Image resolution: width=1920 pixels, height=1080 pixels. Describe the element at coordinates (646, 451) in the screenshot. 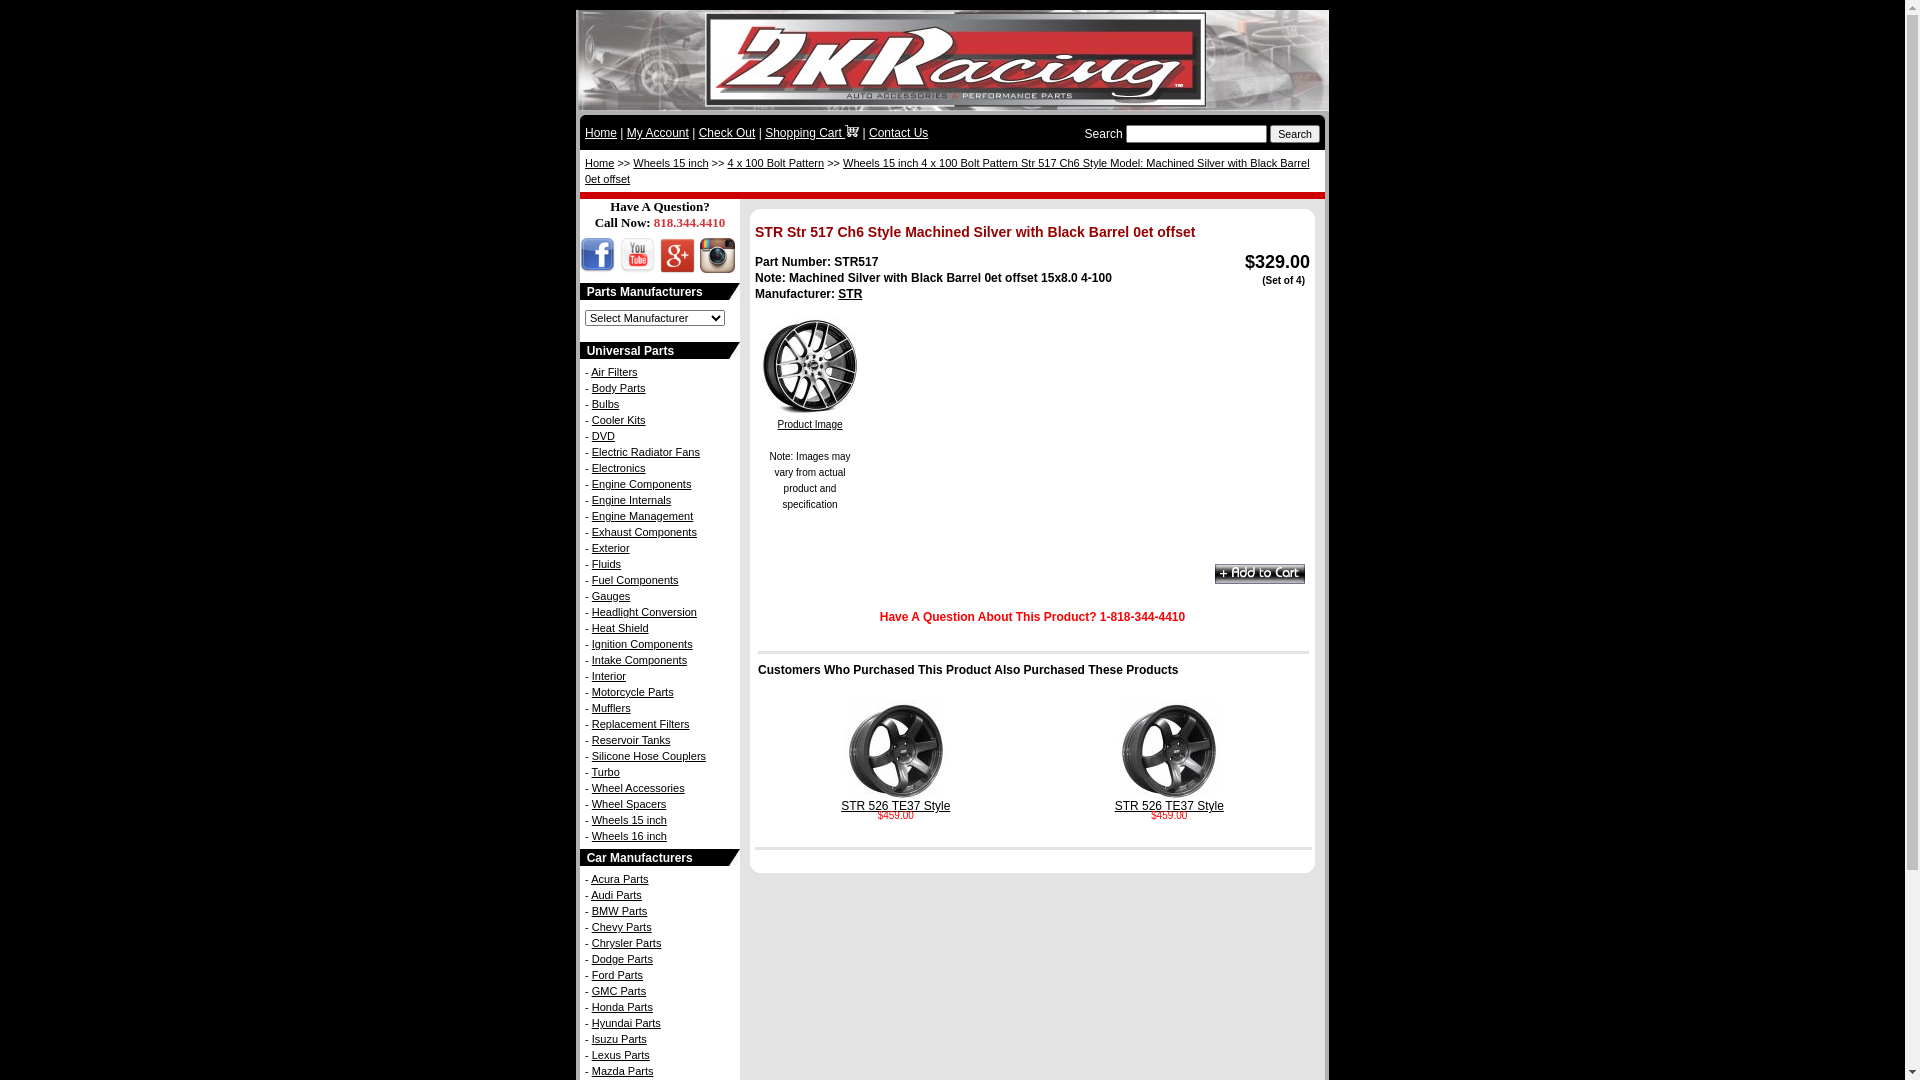

I see `'Electric Radiator Fans'` at that location.